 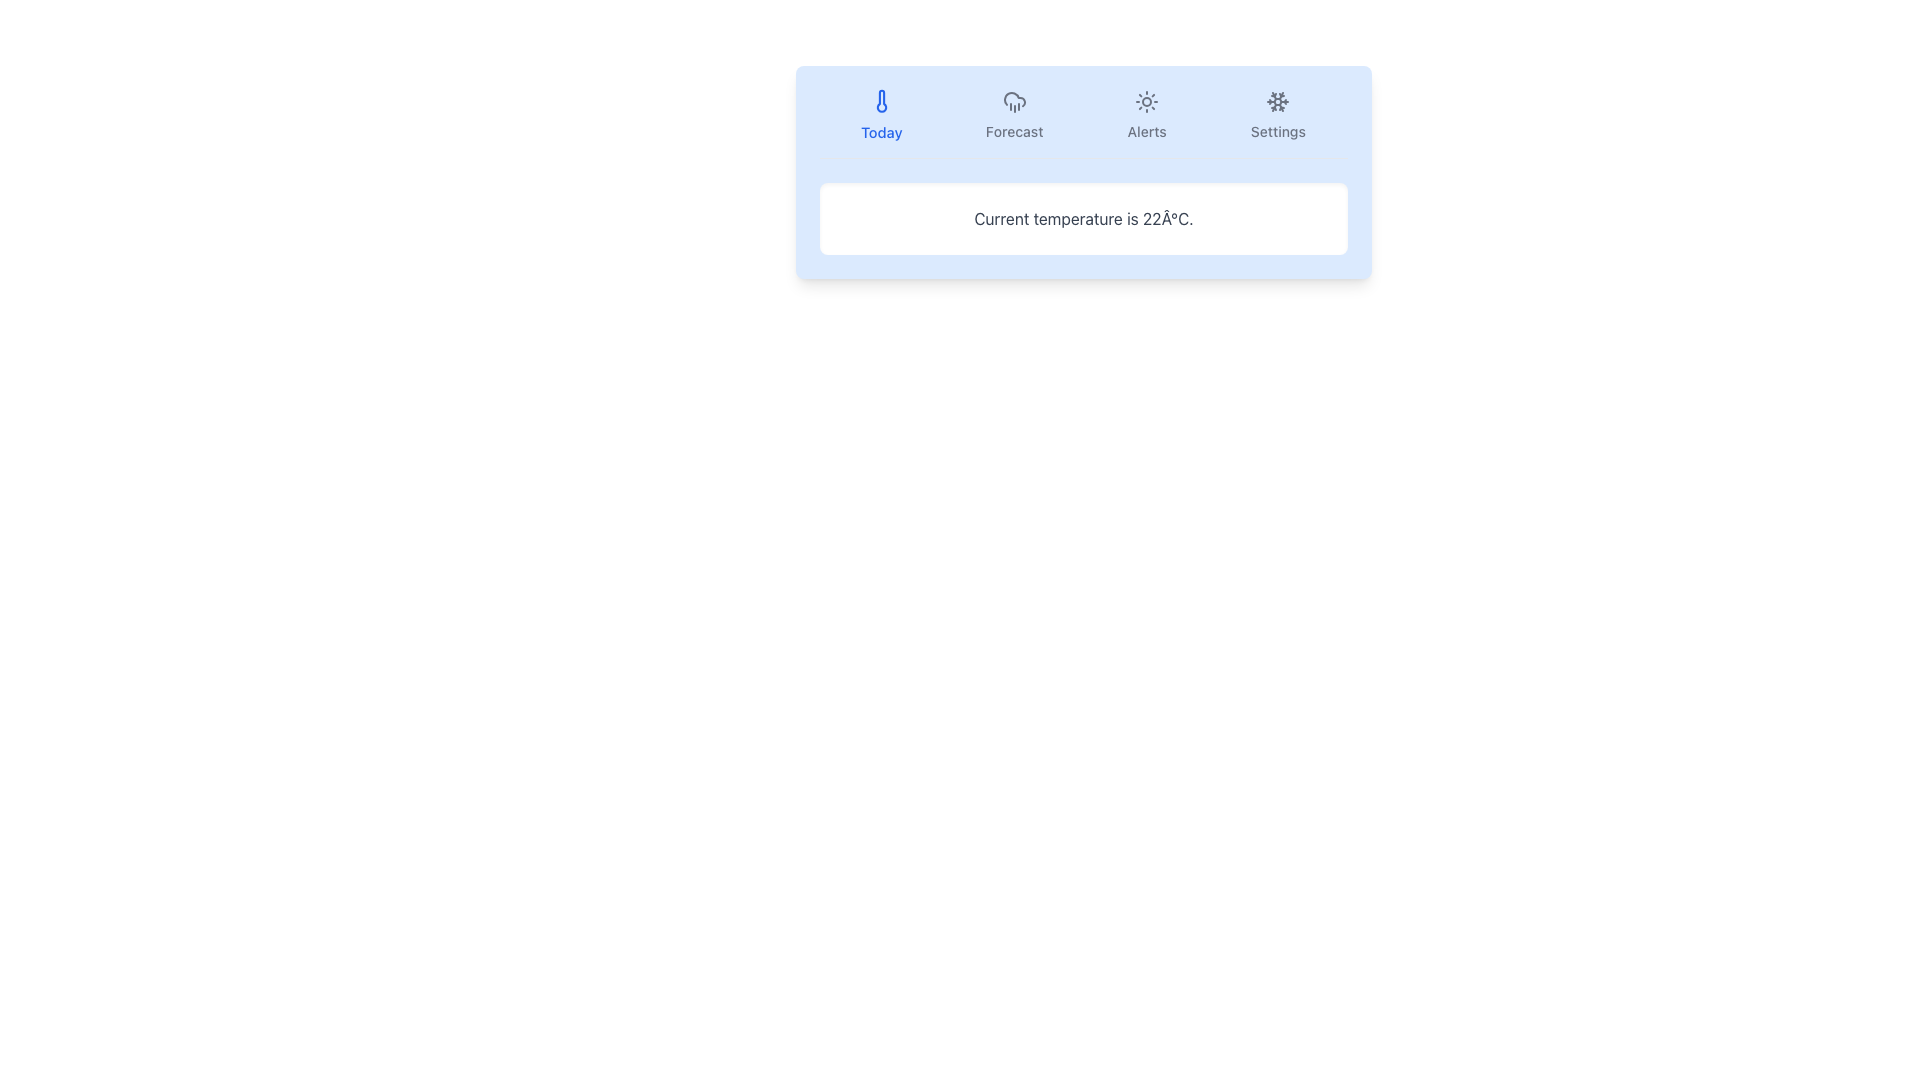 What do you see at coordinates (880, 101) in the screenshot?
I see `the thermometer icon button labeled 'Today'` at bounding box center [880, 101].